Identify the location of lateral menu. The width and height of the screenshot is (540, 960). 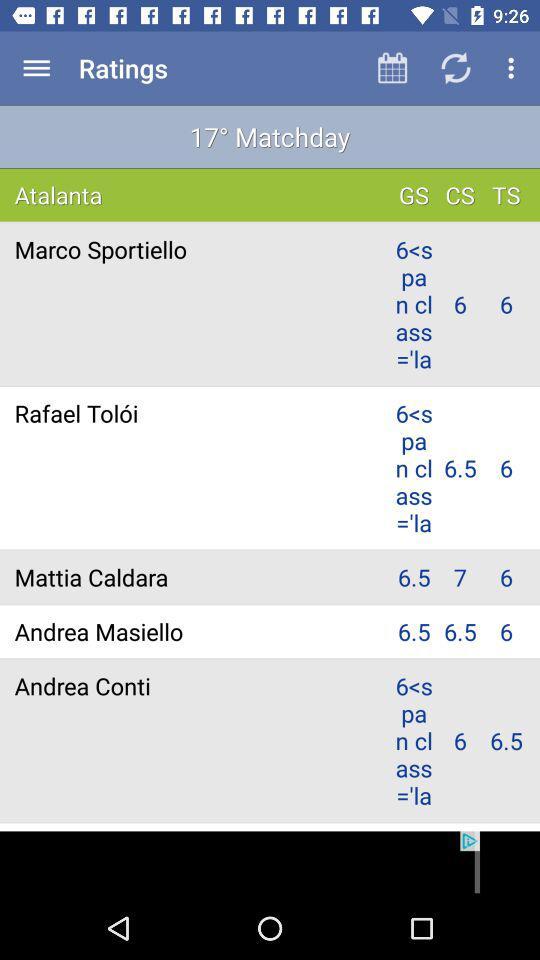
(36, 68).